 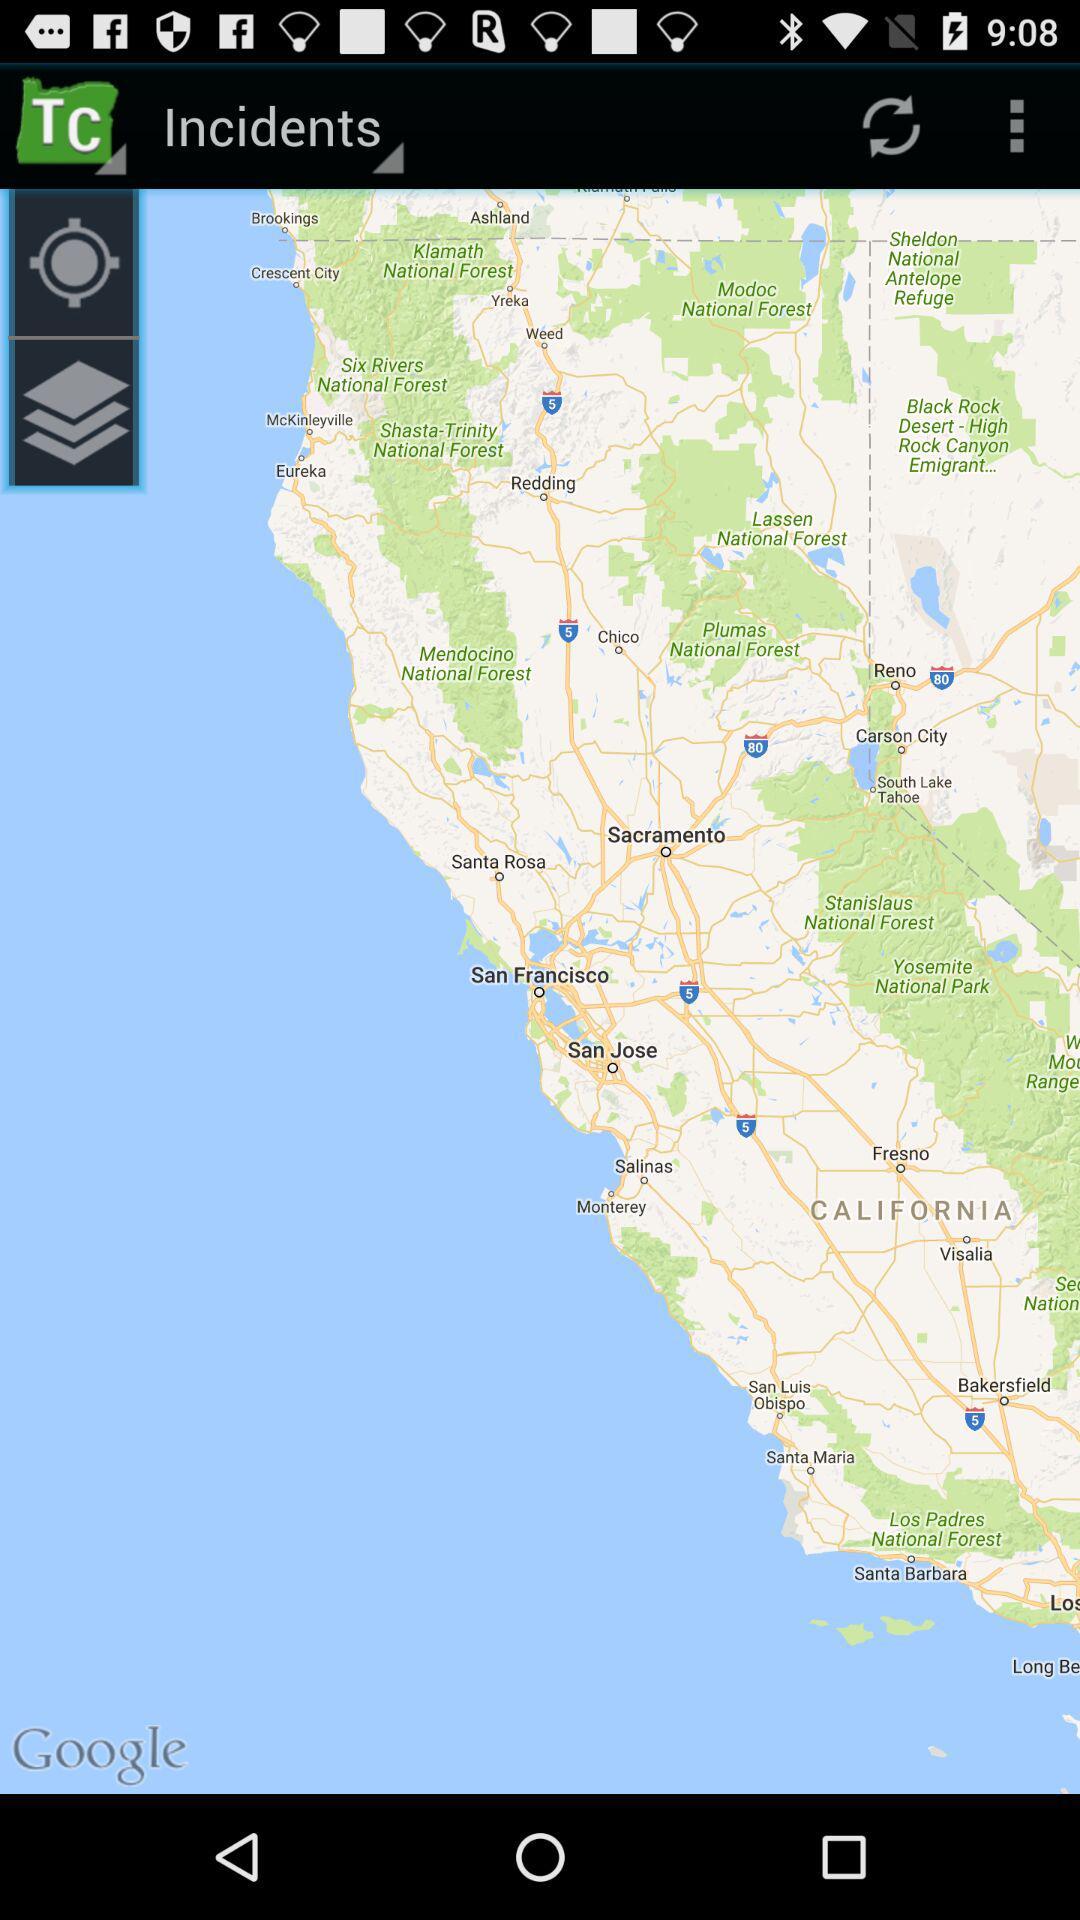 I want to click on the refresh icon, so click(x=890, y=133).